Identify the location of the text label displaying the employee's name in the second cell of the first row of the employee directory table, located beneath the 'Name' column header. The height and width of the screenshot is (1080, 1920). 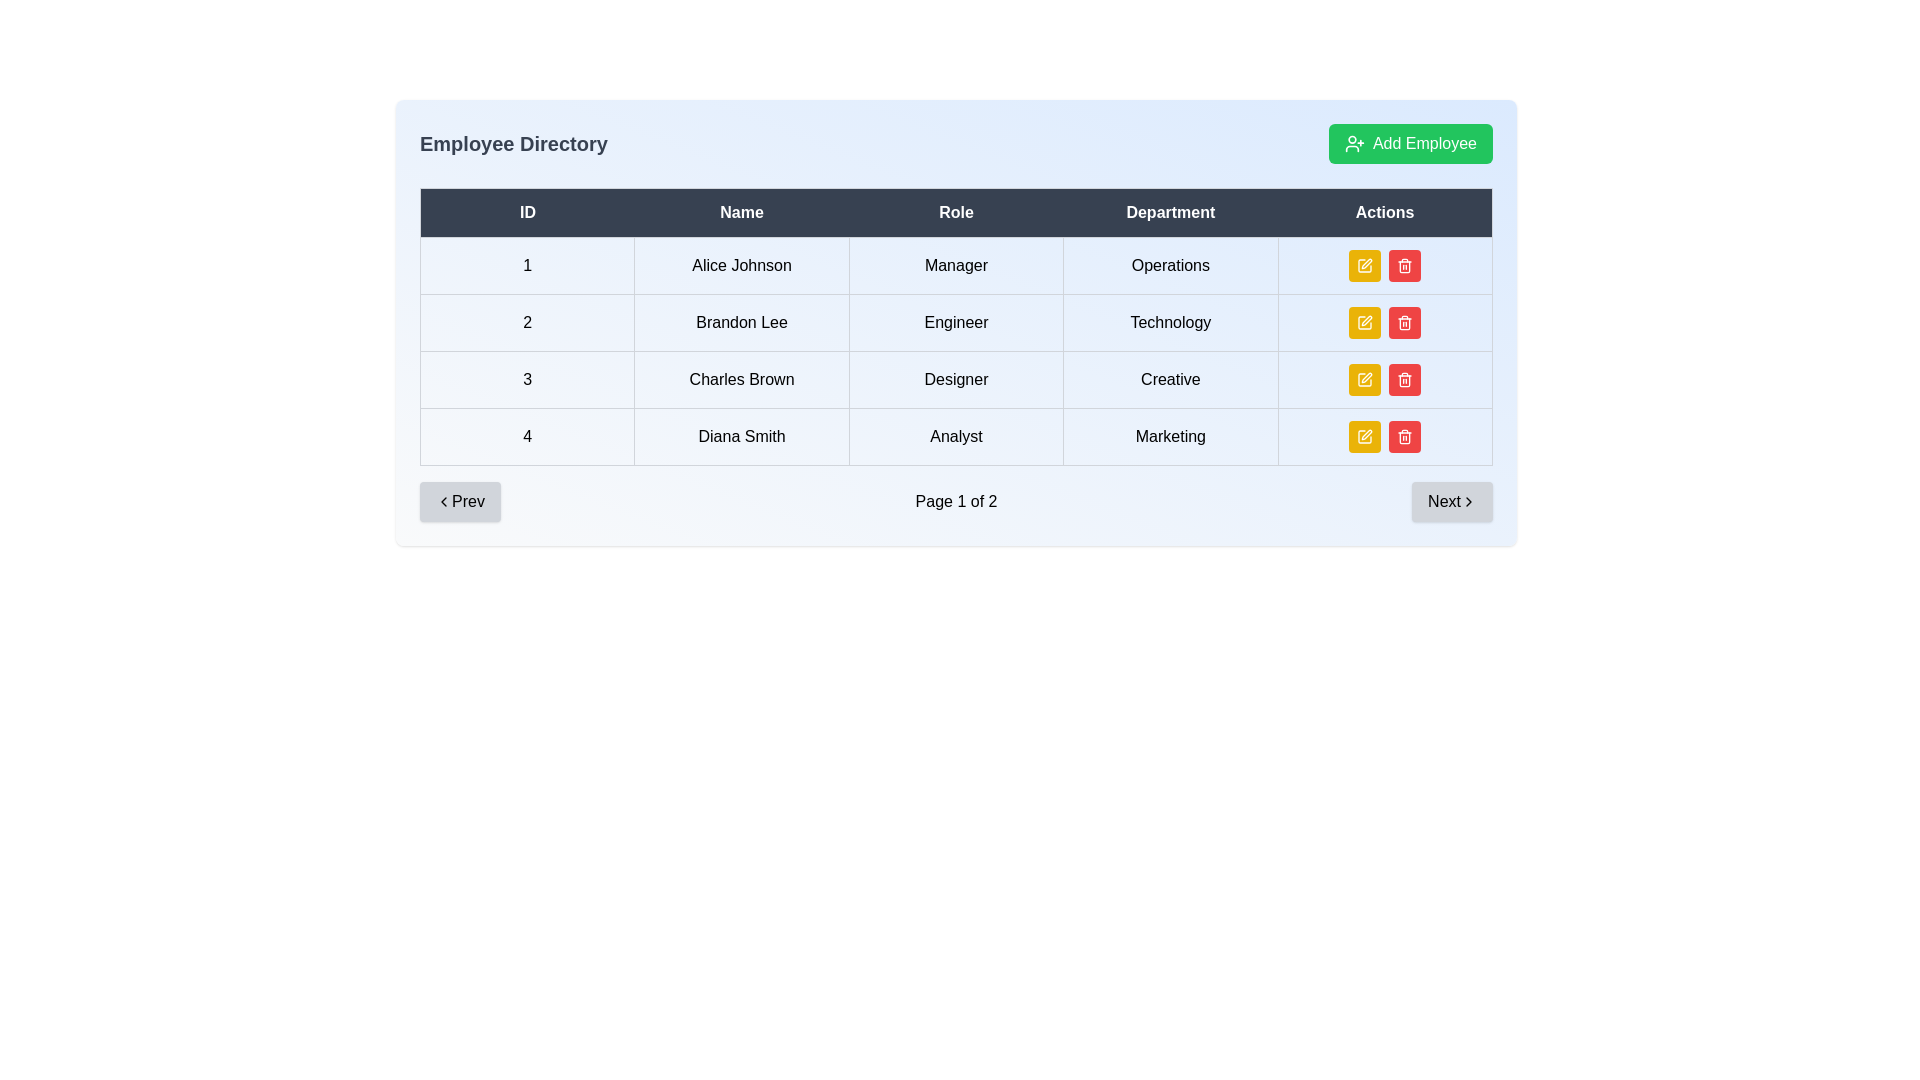
(741, 265).